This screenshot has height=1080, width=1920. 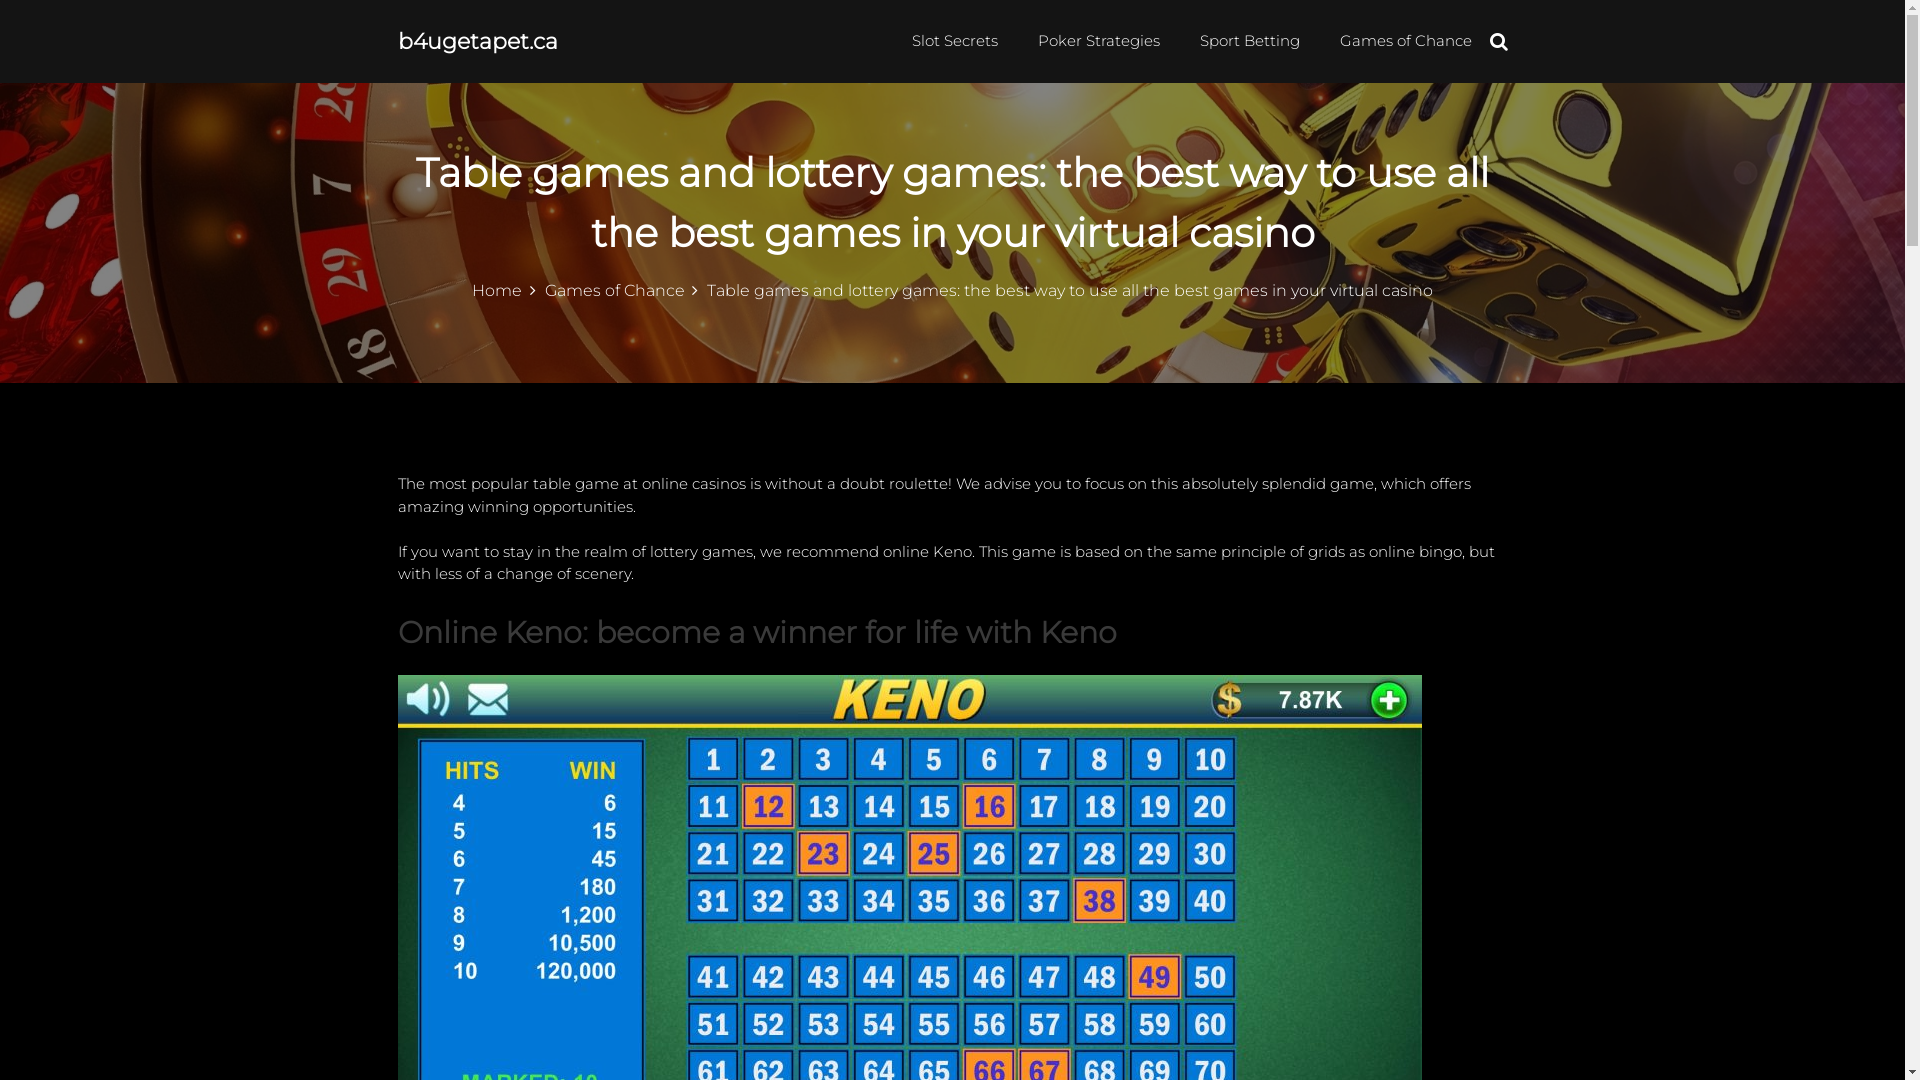 What do you see at coordinates (477, 41) in the screenshot?
I see `'b4ugetapet.ca'` at bounding box center [477, 41].